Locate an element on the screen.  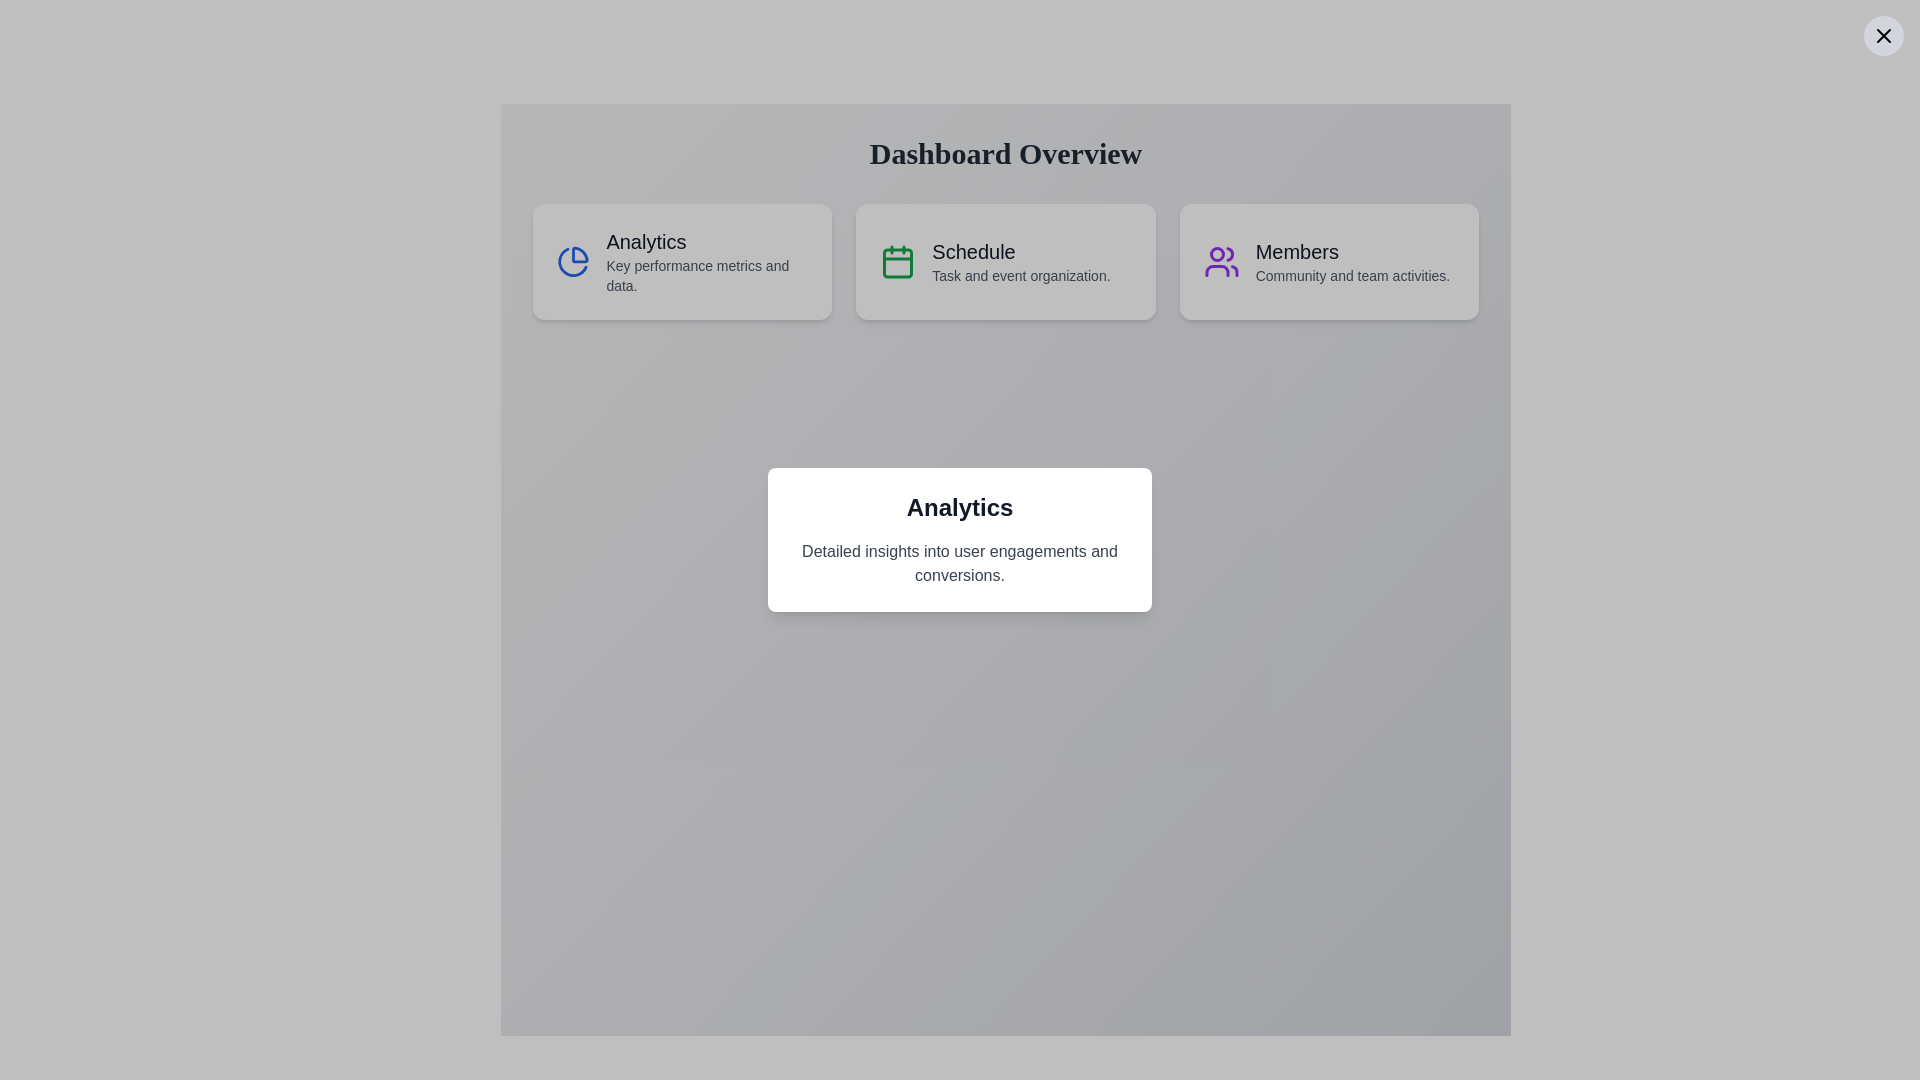
the Text block that presents a title and description related to scheduling tasks and events, located between the 'Analytics' and 'Members' elements, beneath a green calendar icon is located at coordinates (1021, 261).